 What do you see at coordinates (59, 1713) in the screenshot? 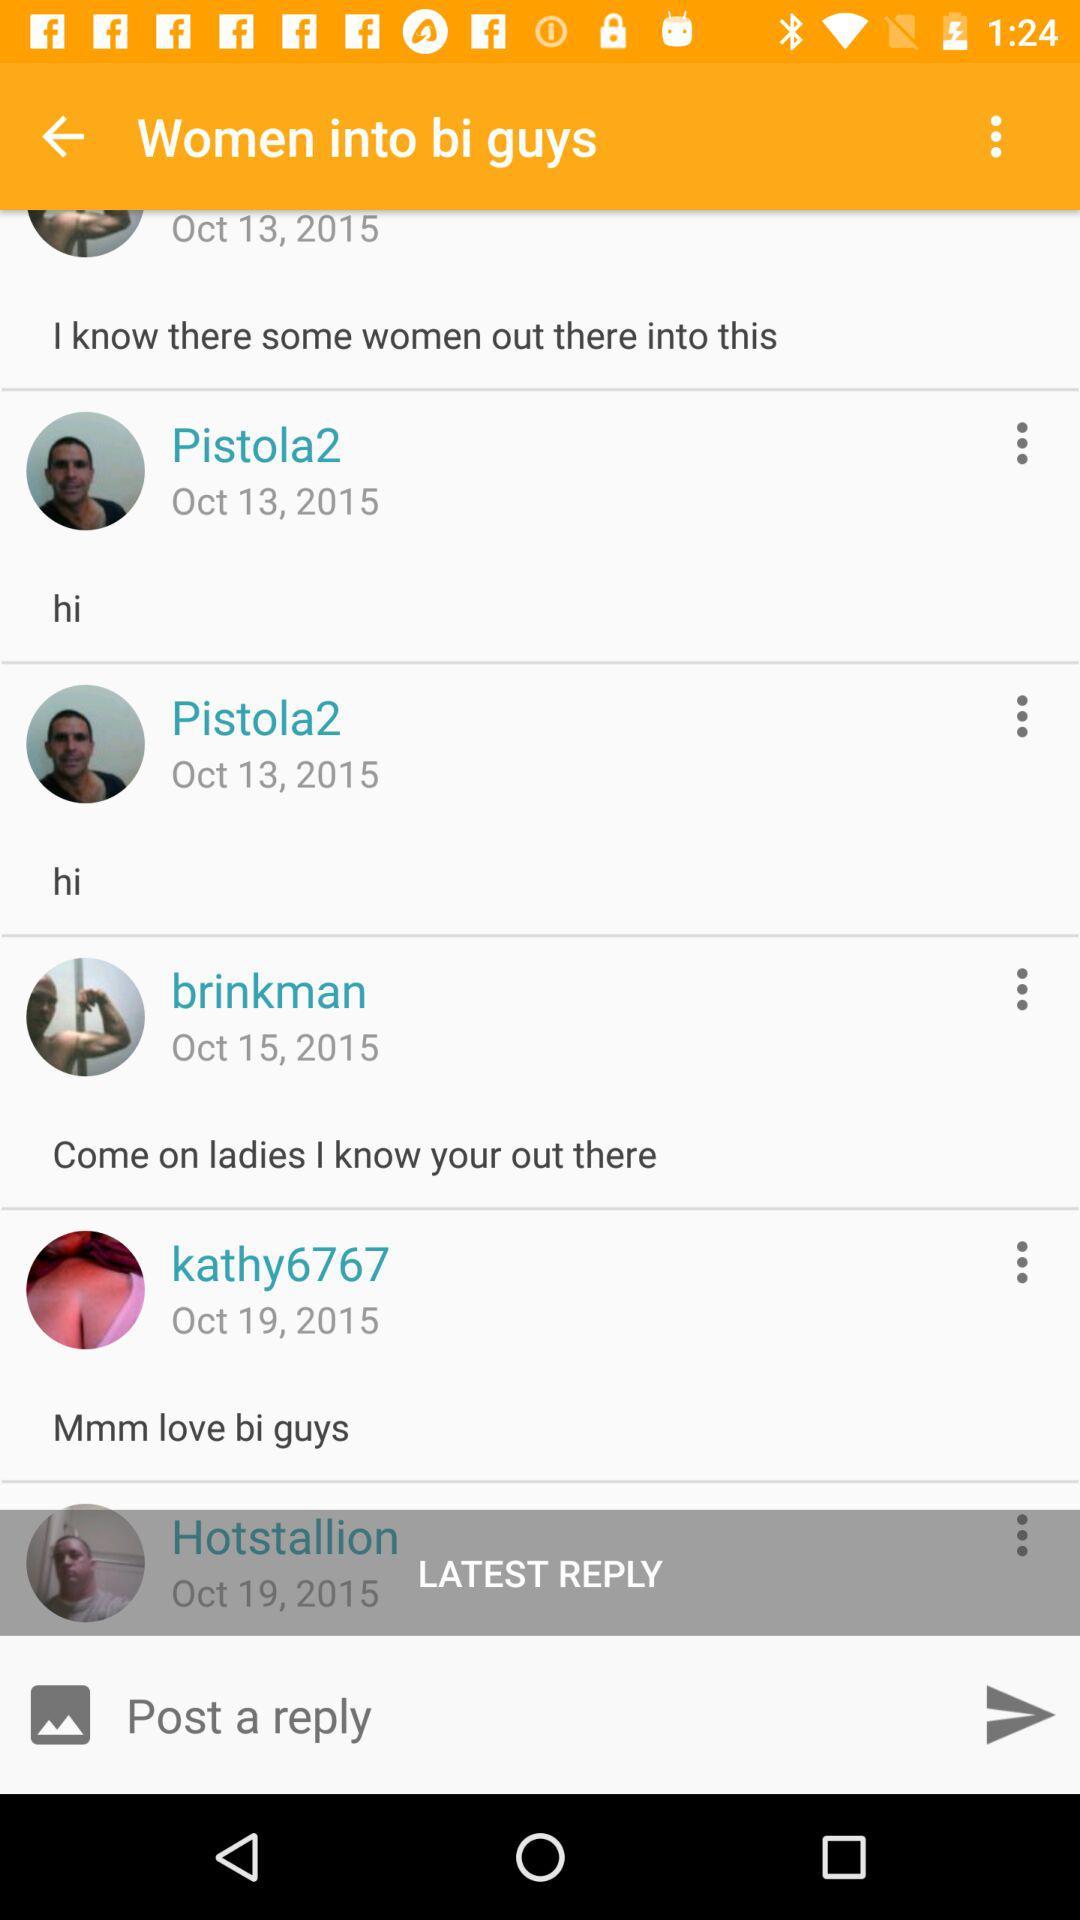
I see `attach photo` at bounding box center [59, 1713].